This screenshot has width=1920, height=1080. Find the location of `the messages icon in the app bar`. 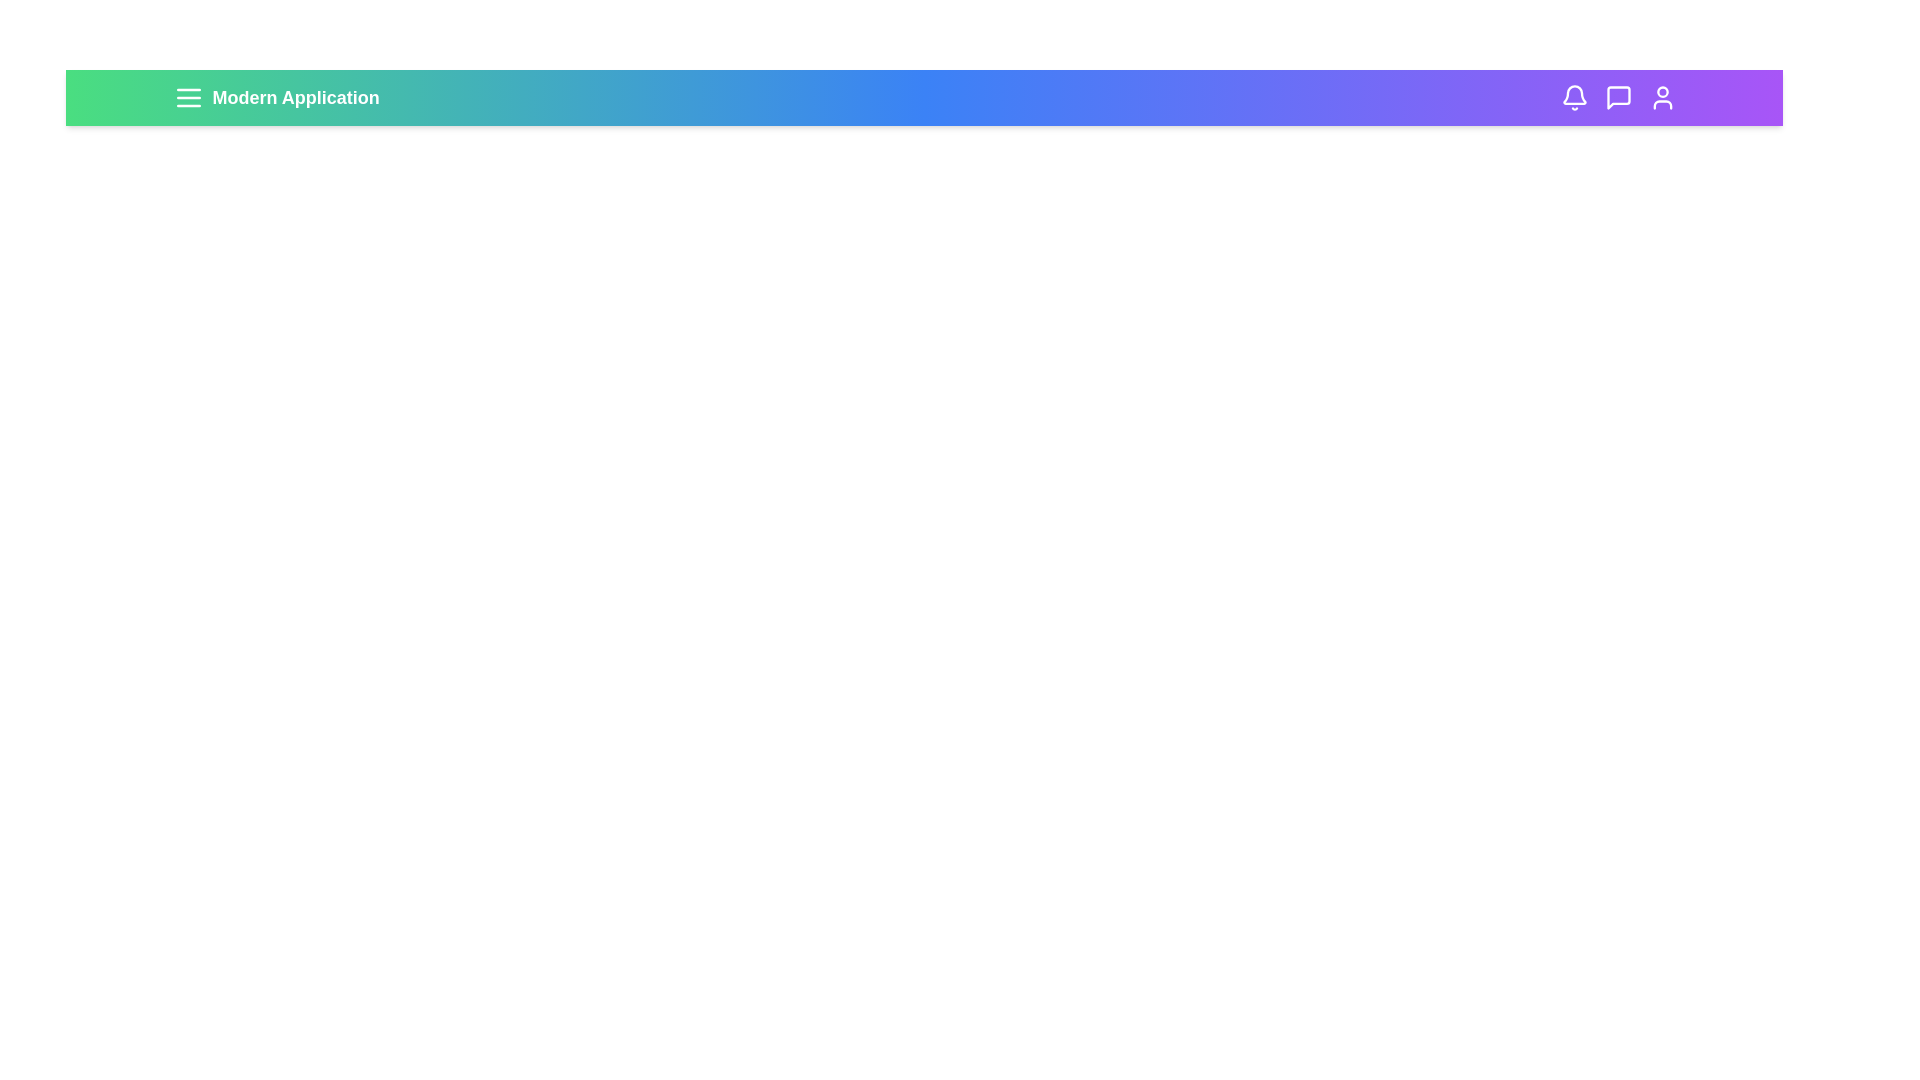

the messages icon in the app bar is located at coordinates (1618, 97).